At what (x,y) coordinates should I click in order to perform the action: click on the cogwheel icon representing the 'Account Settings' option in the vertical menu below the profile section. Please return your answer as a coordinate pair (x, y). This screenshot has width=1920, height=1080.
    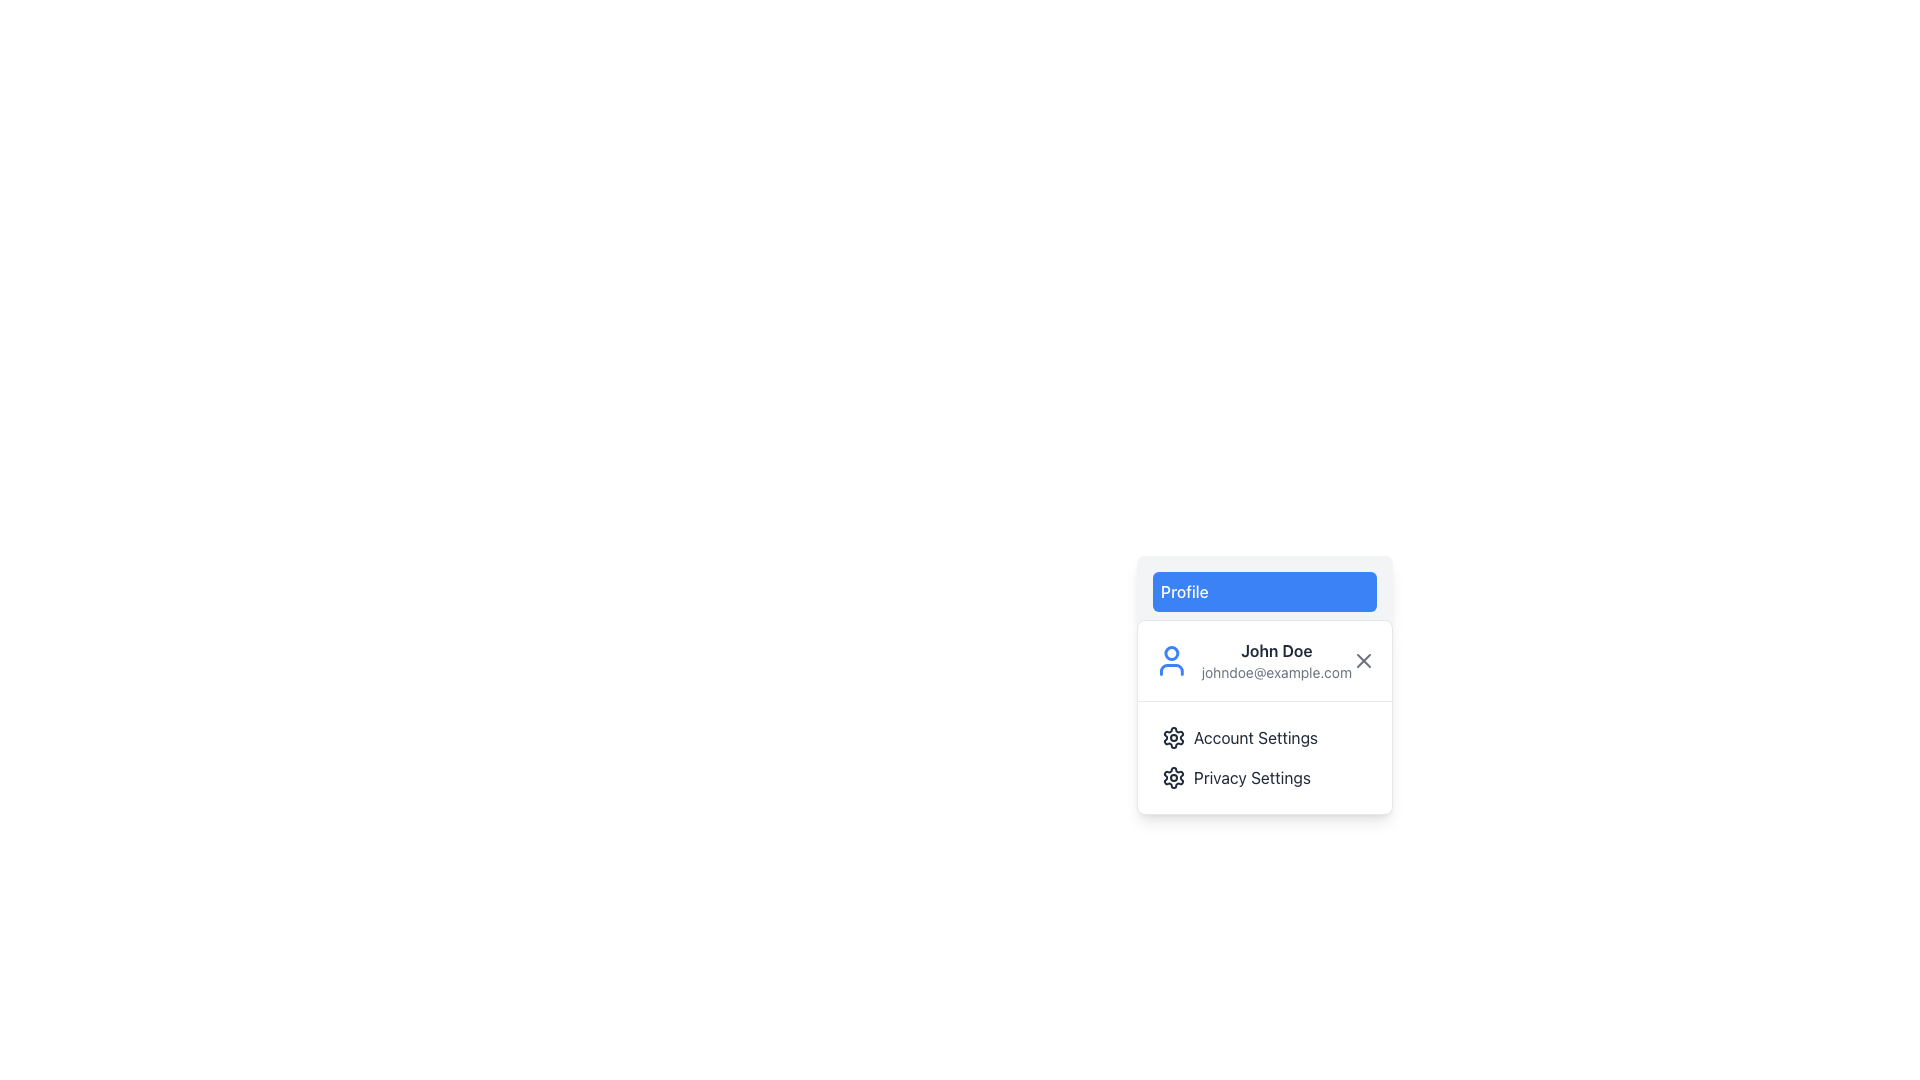
    Looking at the image, I should click on (1174, 737).